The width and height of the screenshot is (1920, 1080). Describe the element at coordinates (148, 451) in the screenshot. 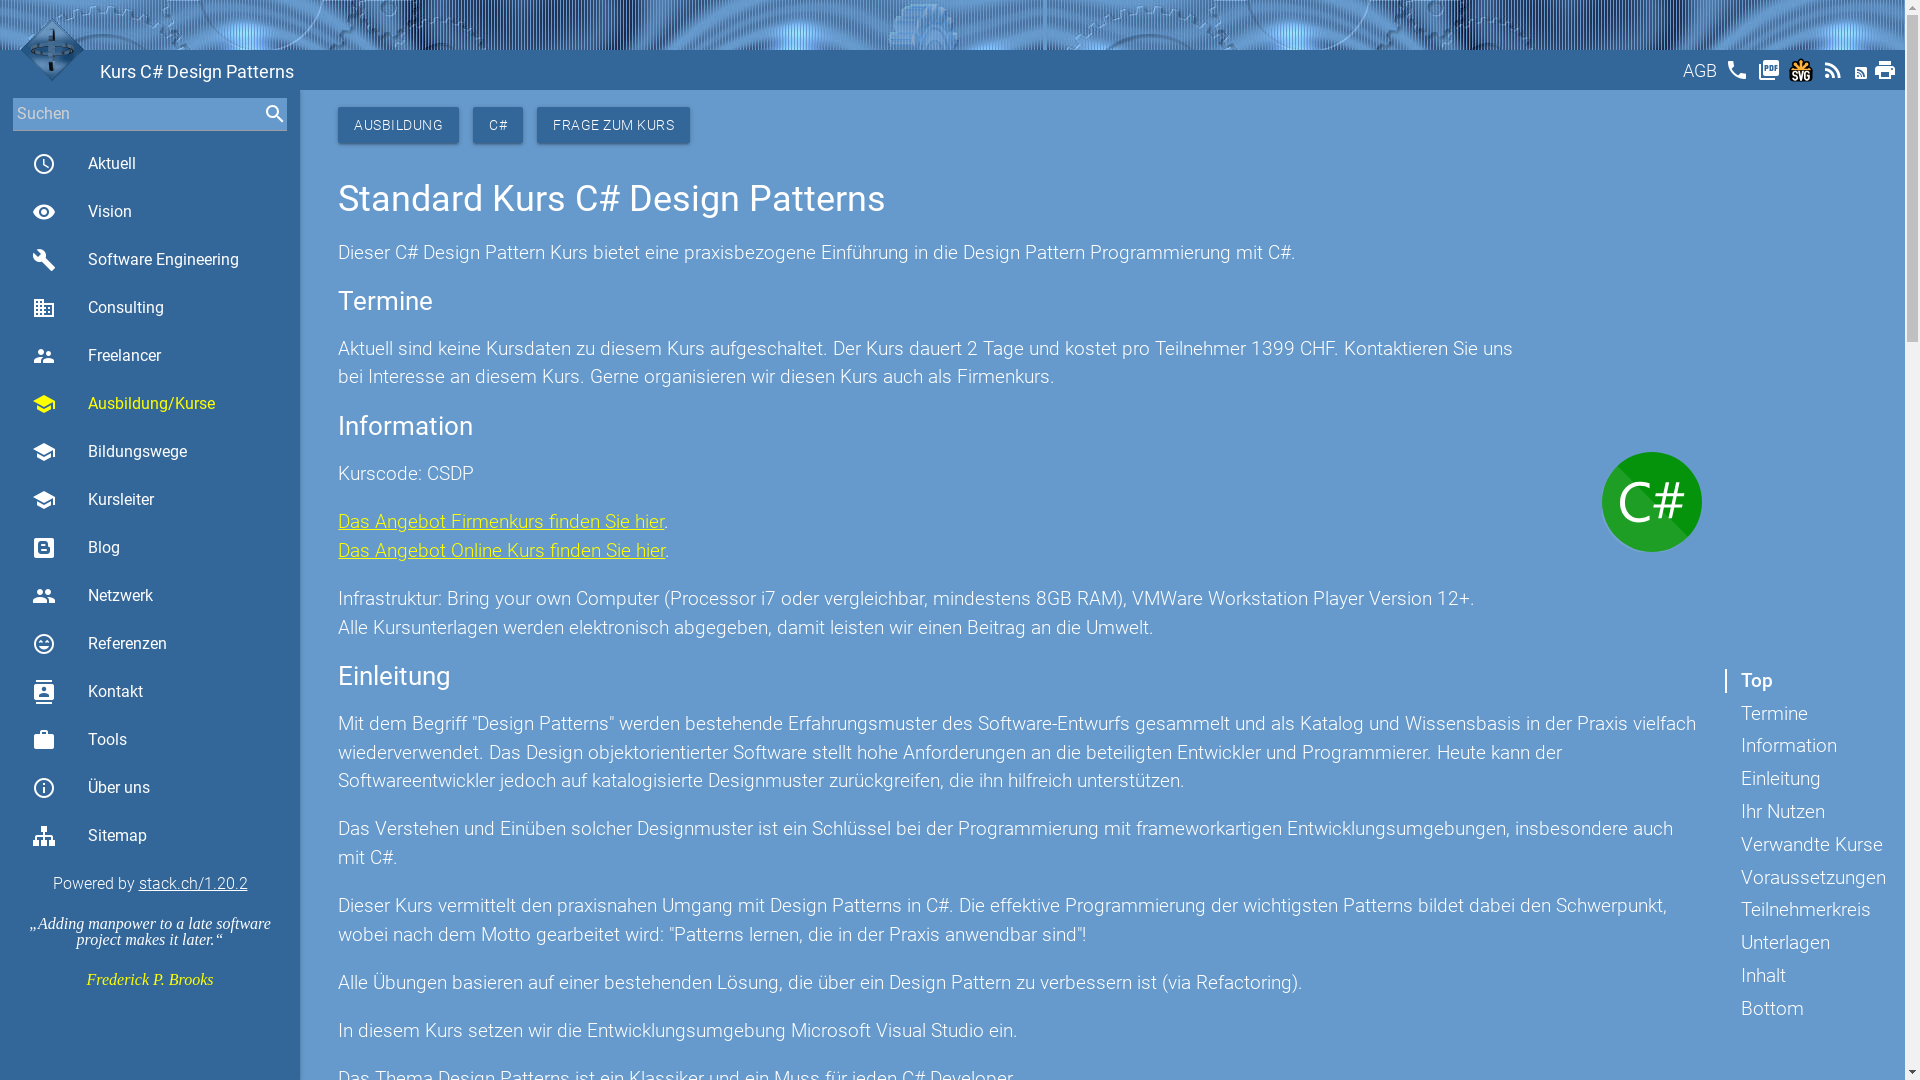

I see `'school` at that location.